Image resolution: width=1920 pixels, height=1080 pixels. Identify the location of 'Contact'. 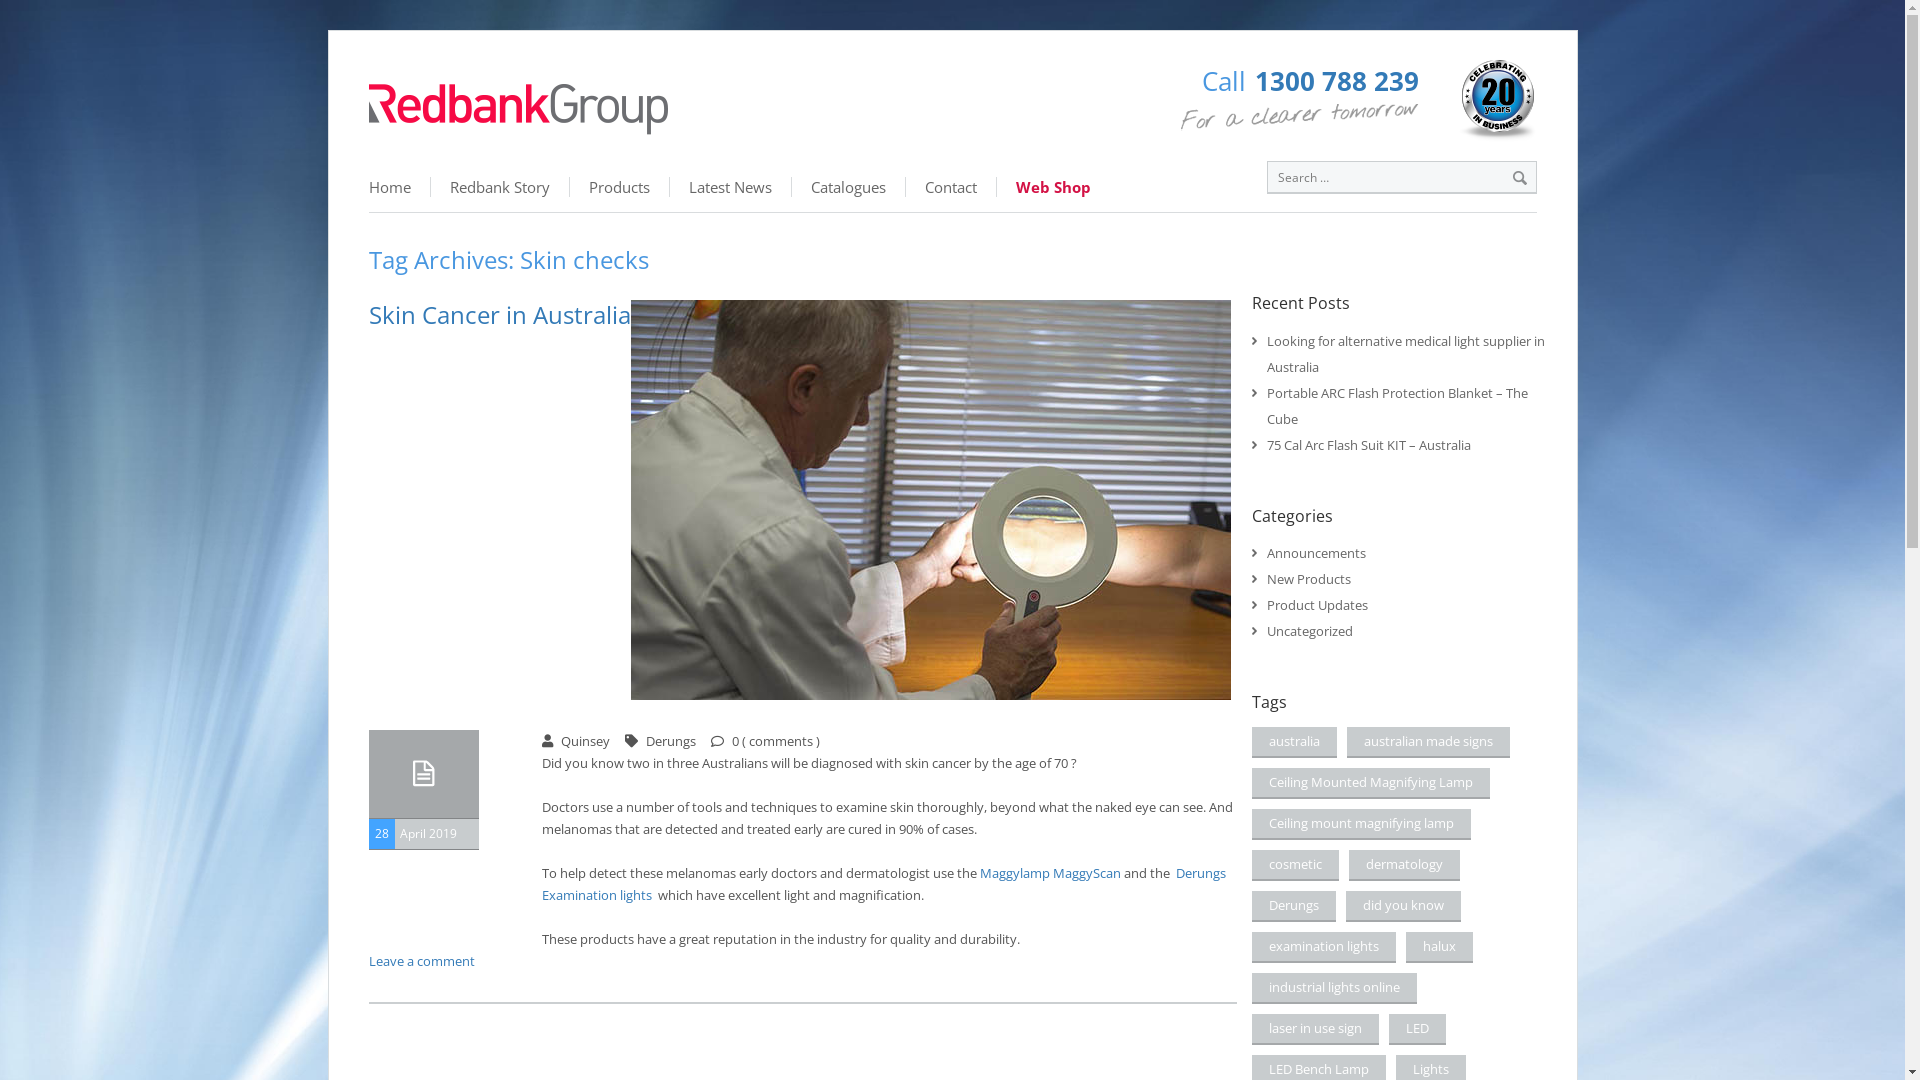
(905, 186).